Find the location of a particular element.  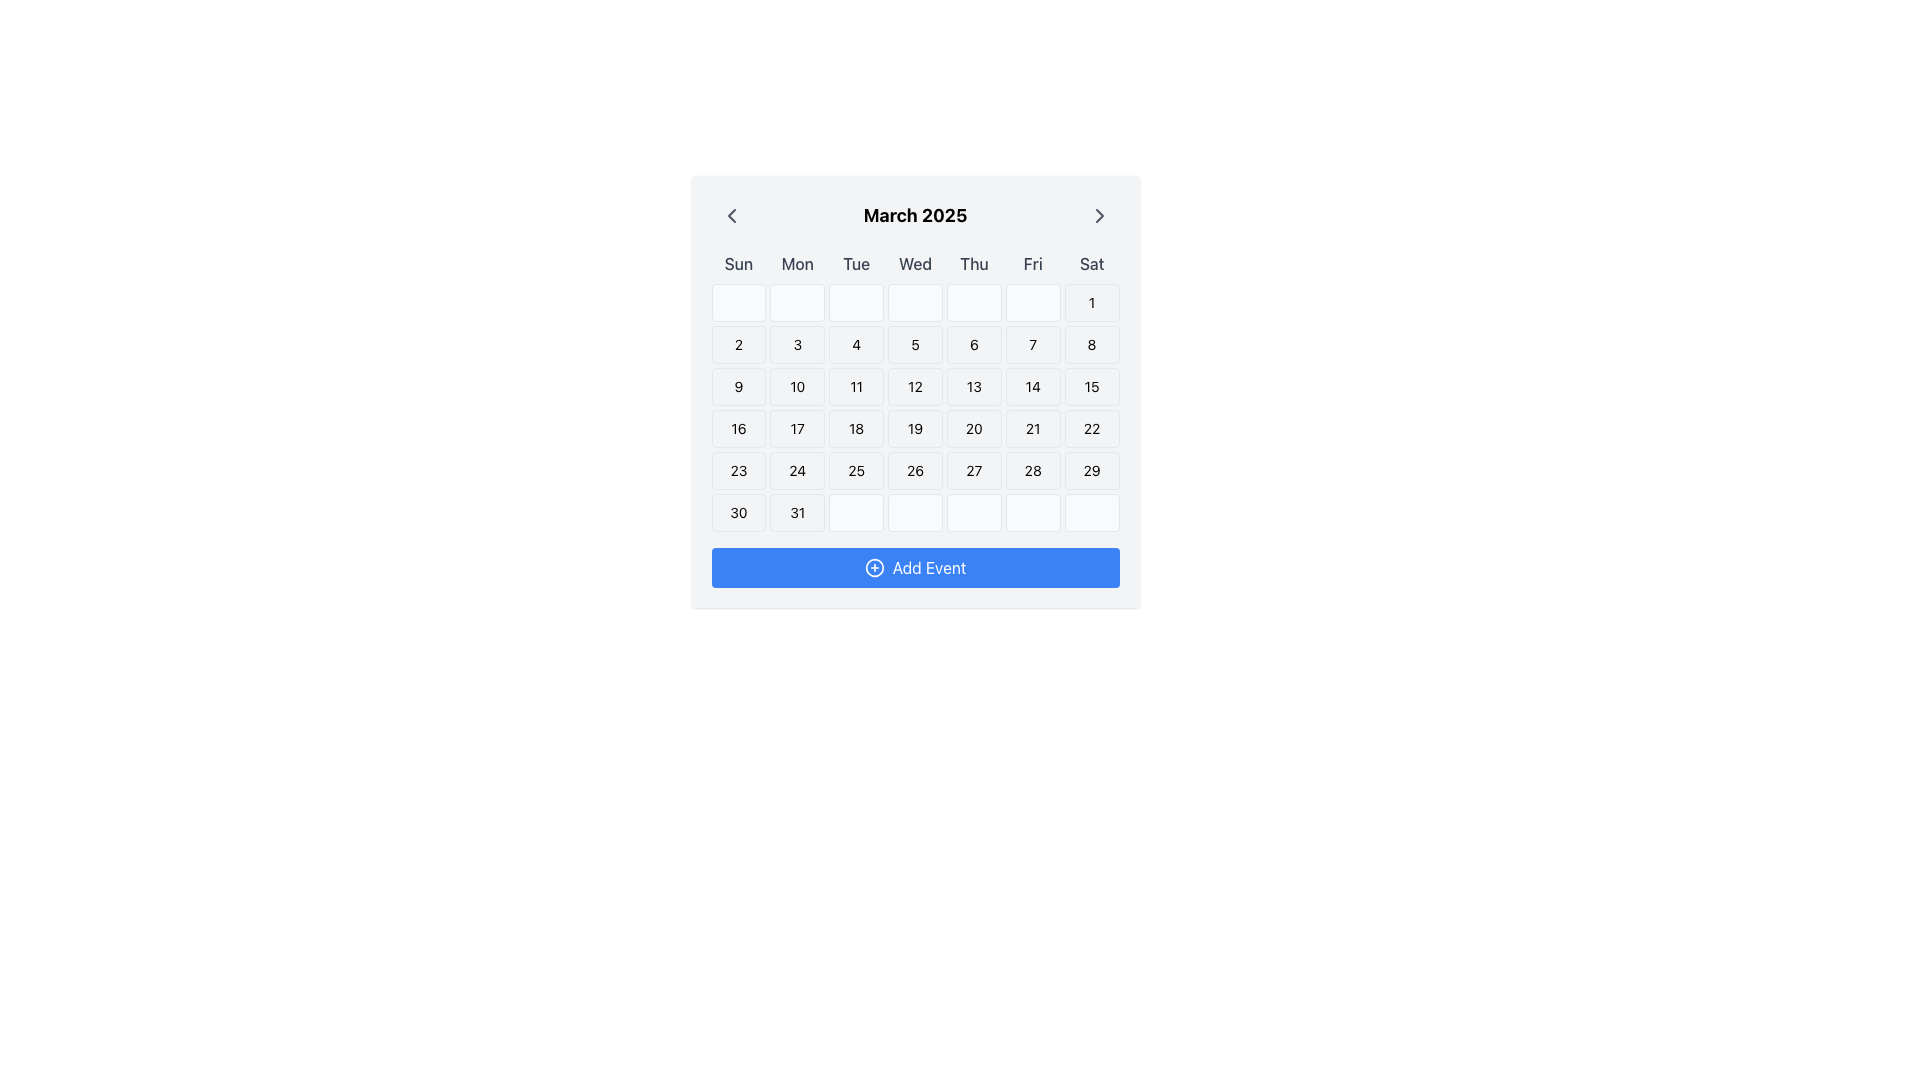

the calendar day cell representing the 28th day of the month is located at coordinates (1033, 470).